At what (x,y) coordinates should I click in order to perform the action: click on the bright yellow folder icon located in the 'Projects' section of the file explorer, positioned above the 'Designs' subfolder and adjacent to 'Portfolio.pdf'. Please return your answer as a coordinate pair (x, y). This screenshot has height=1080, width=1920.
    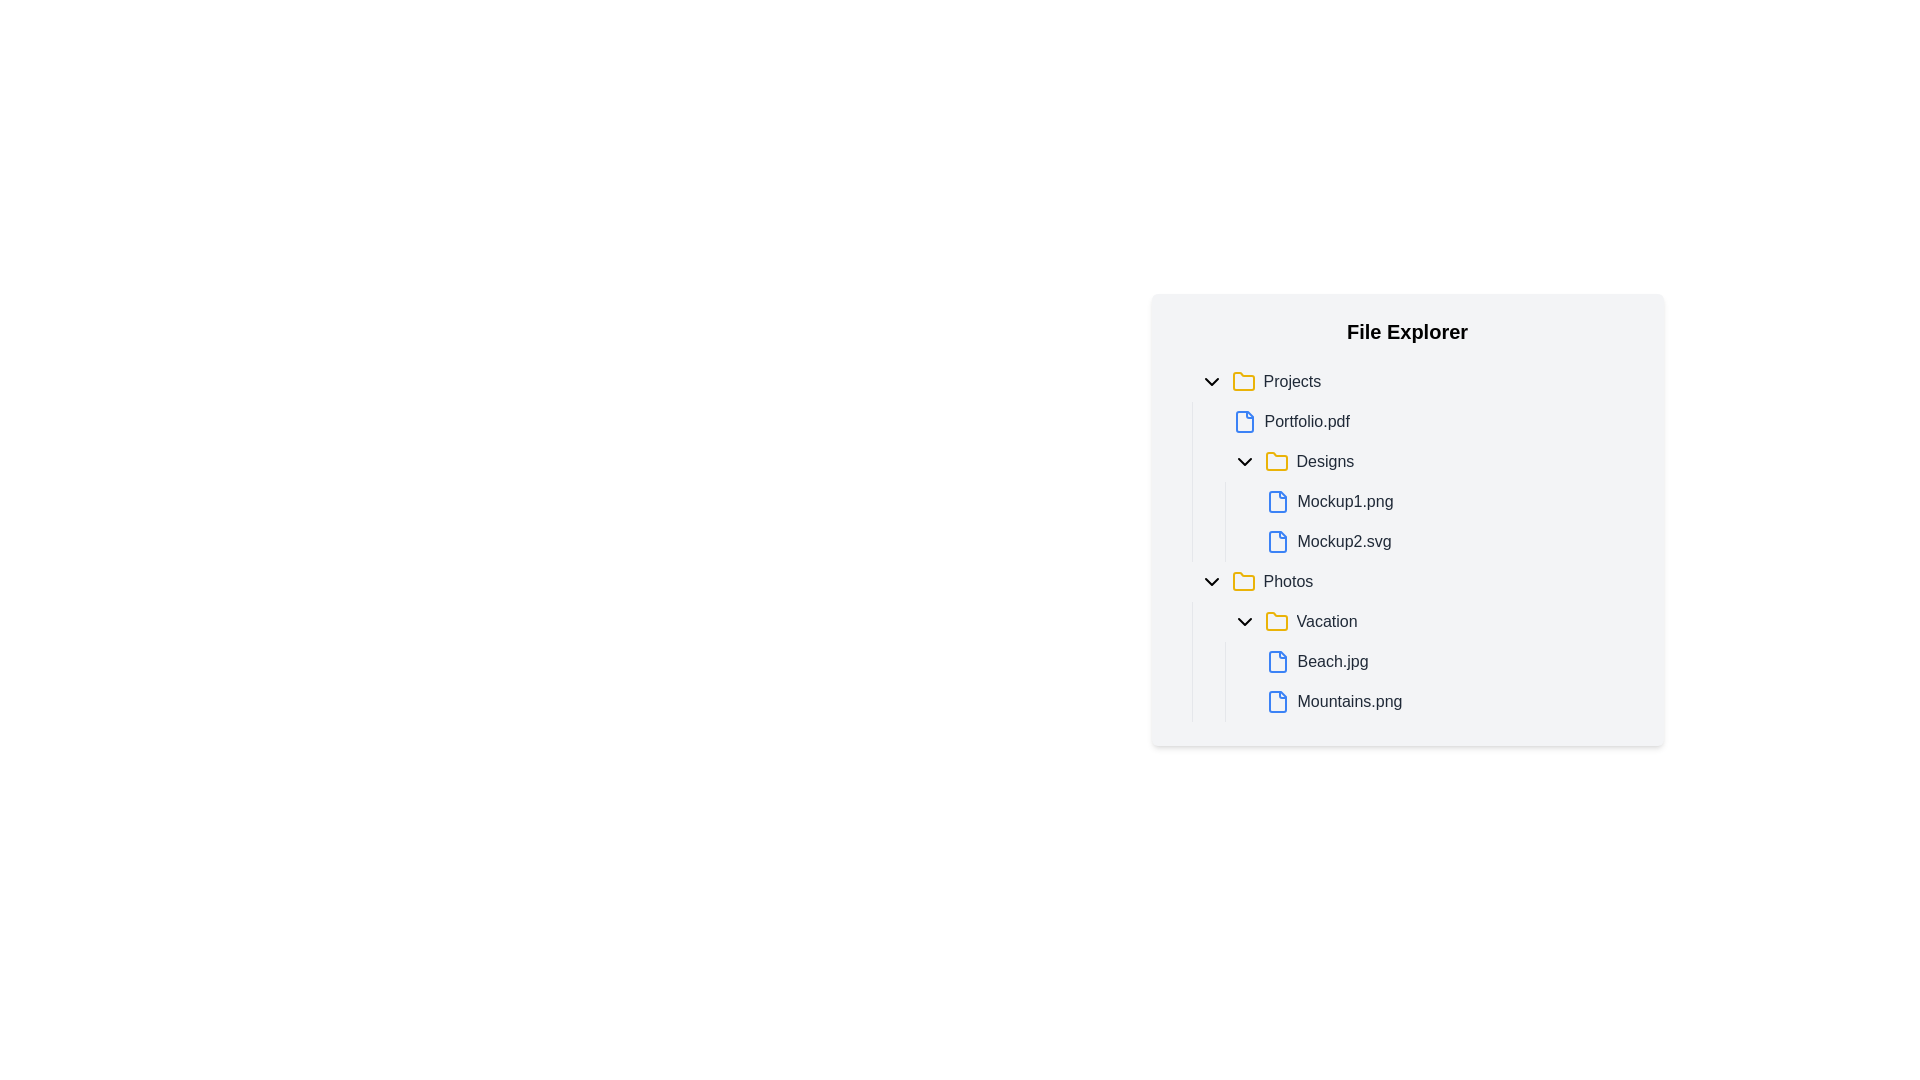
    Looking at the image, I should click on (1242, 381).